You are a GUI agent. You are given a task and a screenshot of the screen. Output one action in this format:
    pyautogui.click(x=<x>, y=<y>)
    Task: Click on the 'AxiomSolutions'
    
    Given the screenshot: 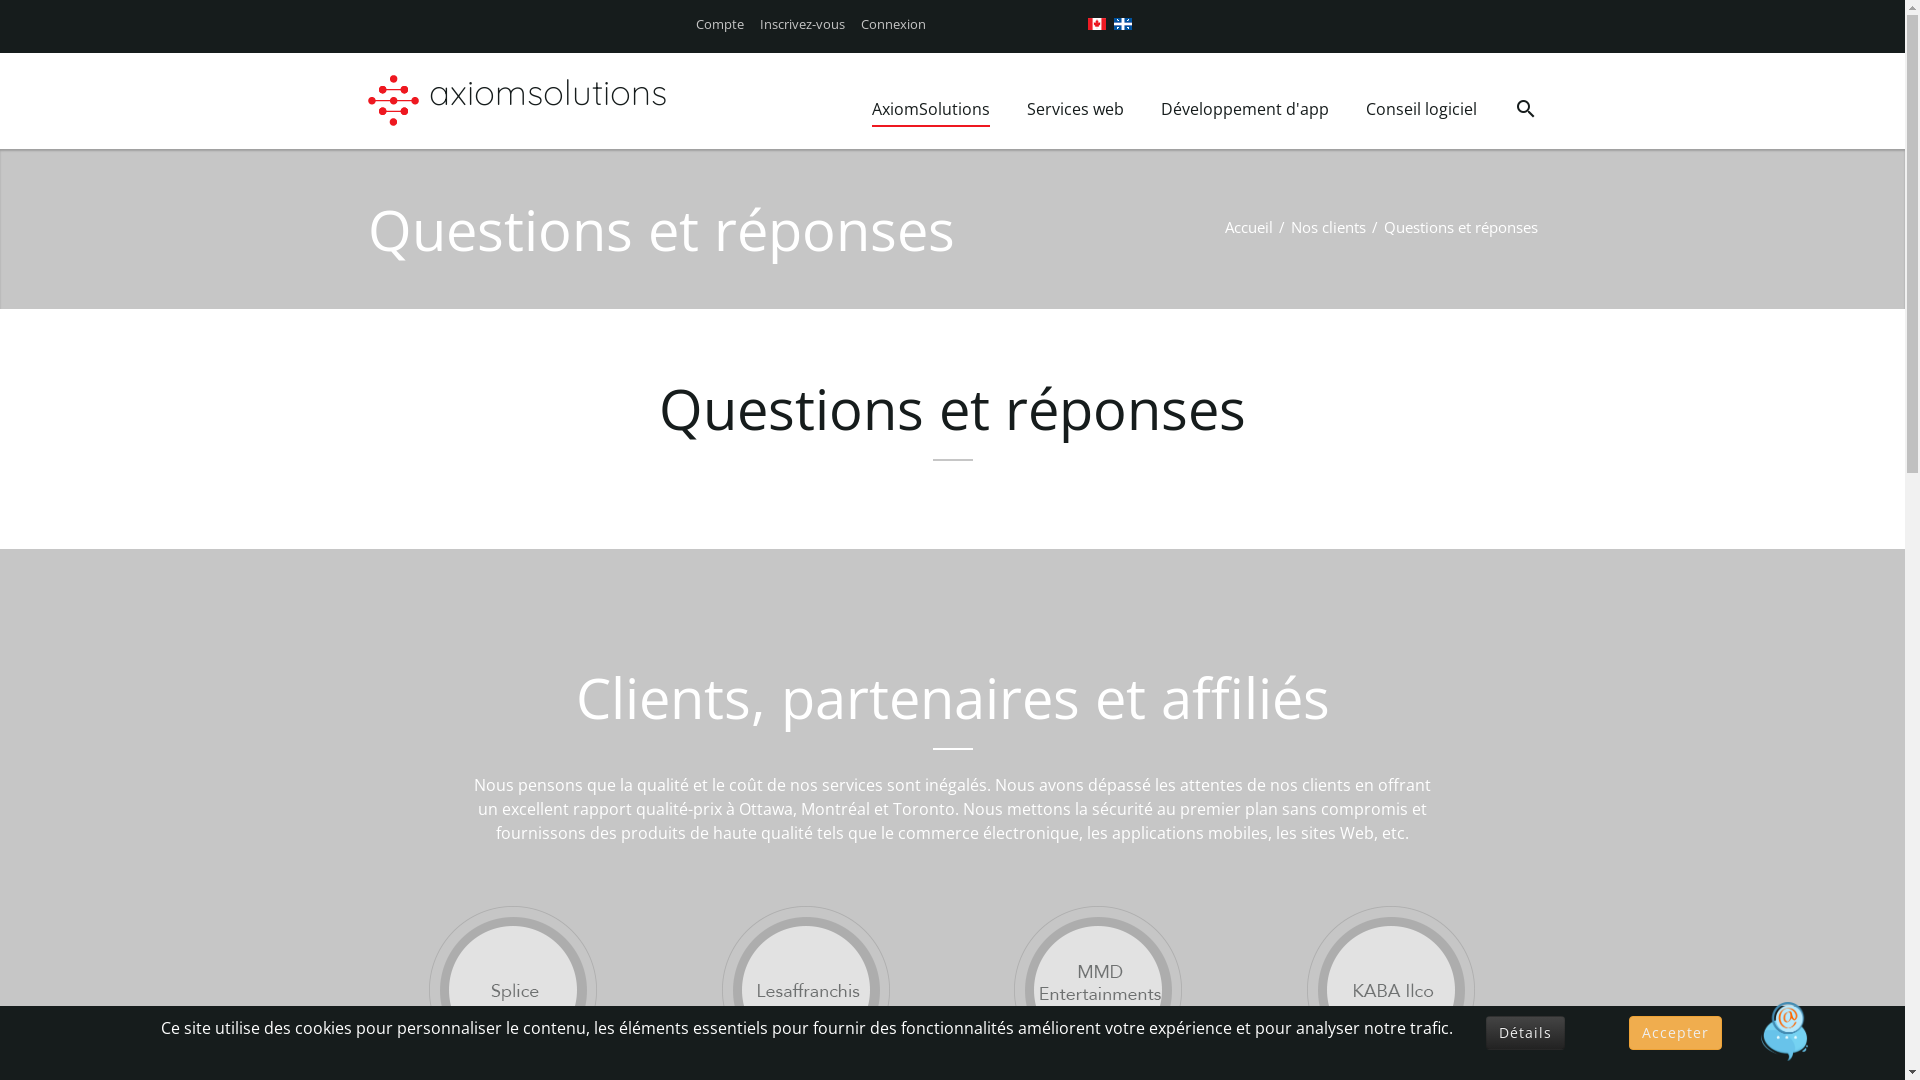 What is the action you would take?
    pyautogui.click(x=930, y=111)
    